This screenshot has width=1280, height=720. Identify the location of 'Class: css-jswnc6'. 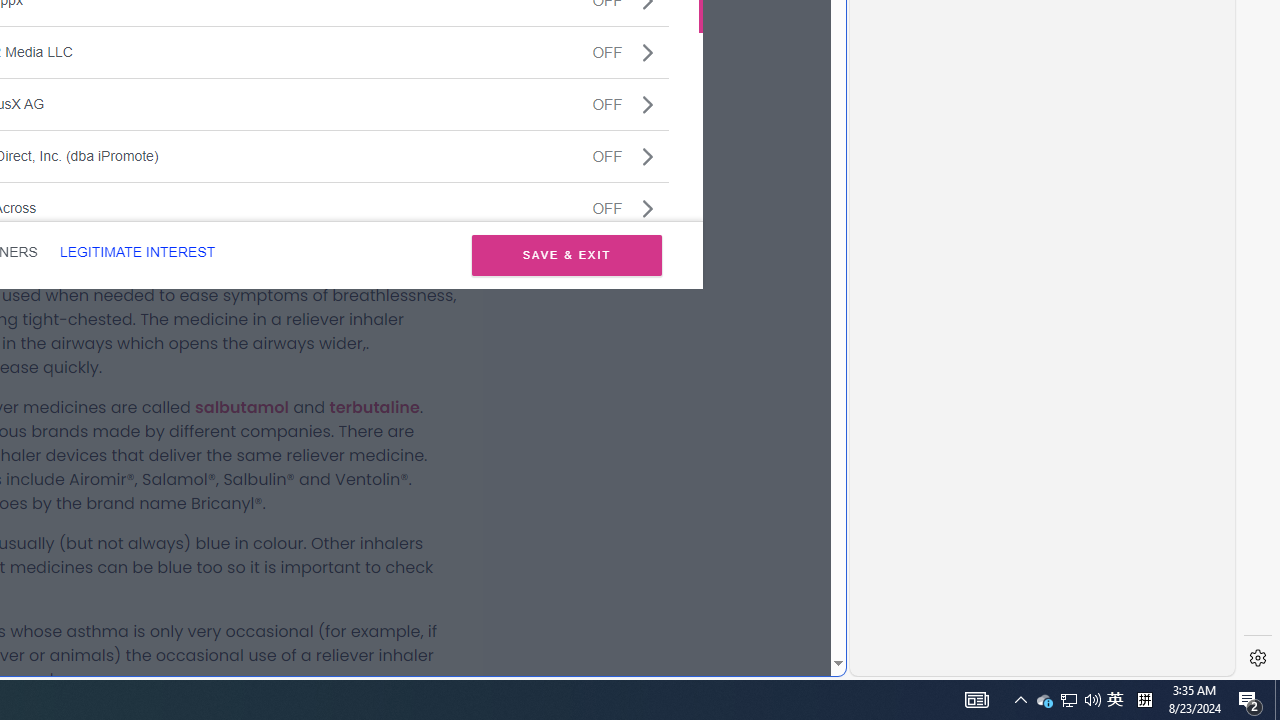
(648, 208).